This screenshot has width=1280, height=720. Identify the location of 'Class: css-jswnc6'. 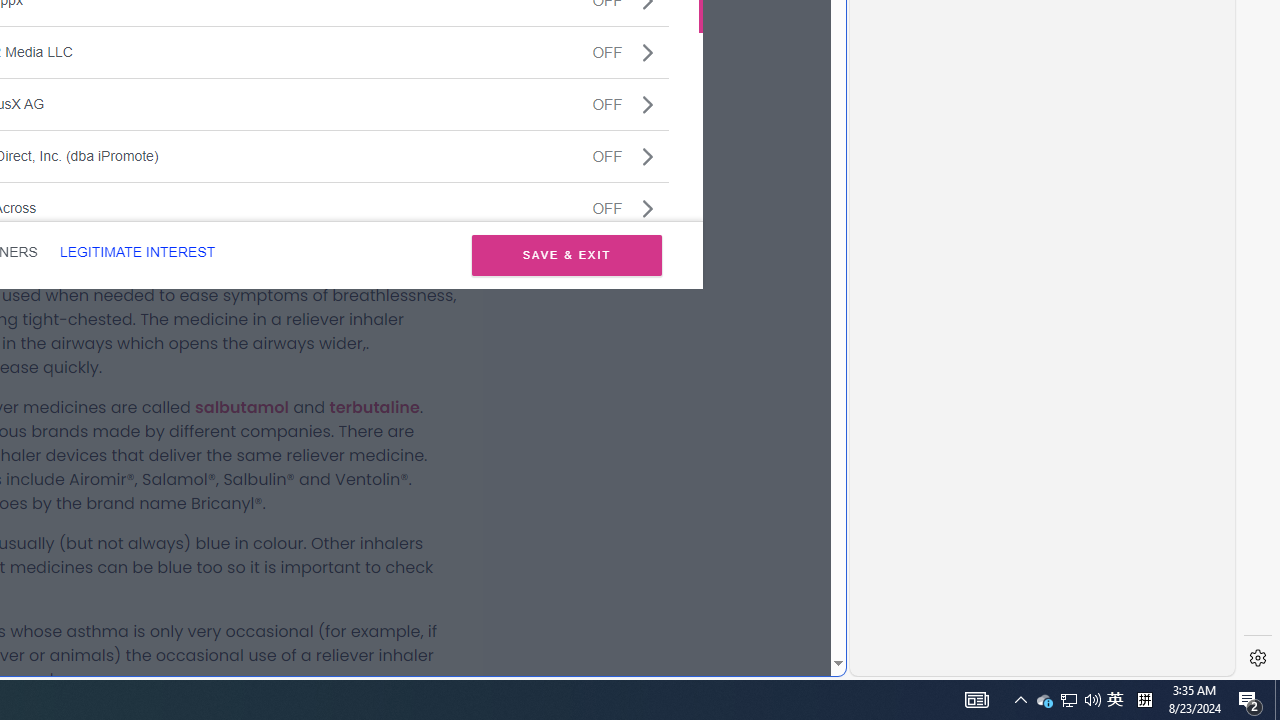
(648, 208).